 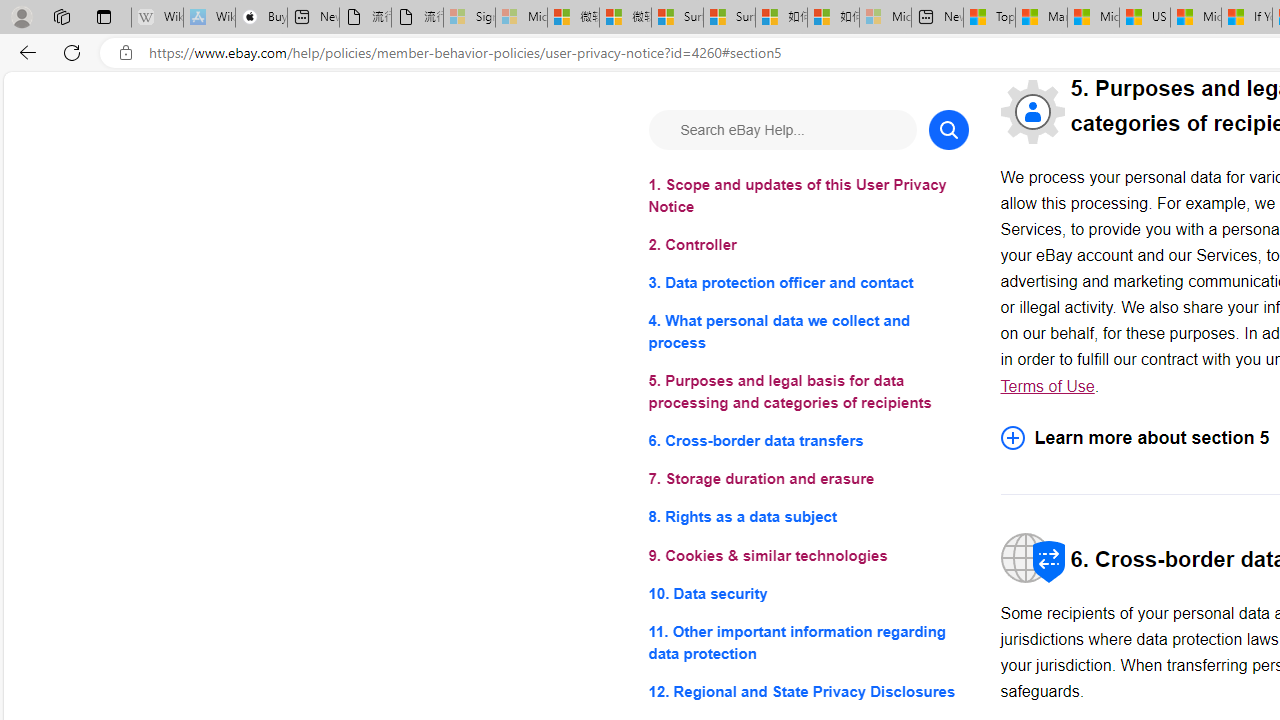 What do you see at coordinates (808, 592) in the screenshot?
I see `'10. Data security'` at bounding box center [808, 592].